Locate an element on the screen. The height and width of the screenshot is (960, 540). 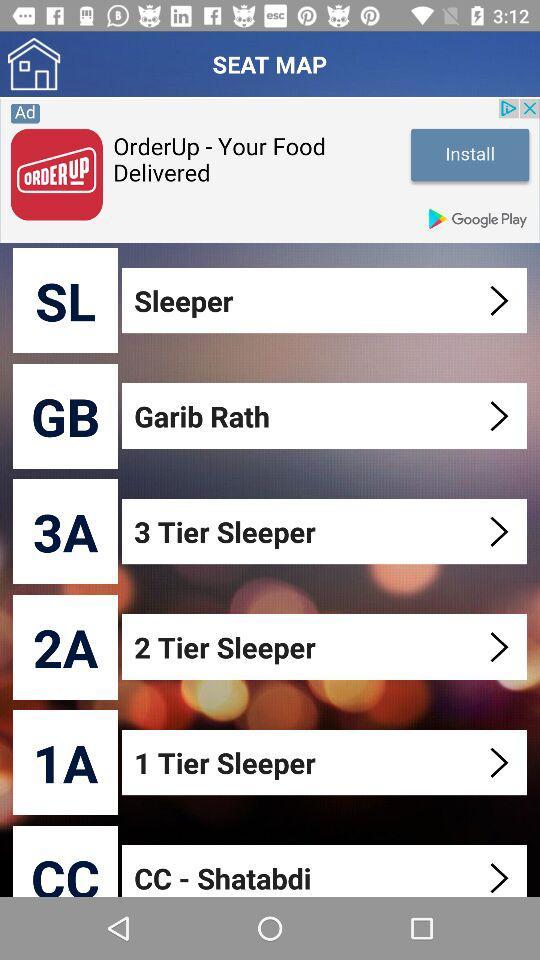
1a icon is located at coordinates (65, 761).